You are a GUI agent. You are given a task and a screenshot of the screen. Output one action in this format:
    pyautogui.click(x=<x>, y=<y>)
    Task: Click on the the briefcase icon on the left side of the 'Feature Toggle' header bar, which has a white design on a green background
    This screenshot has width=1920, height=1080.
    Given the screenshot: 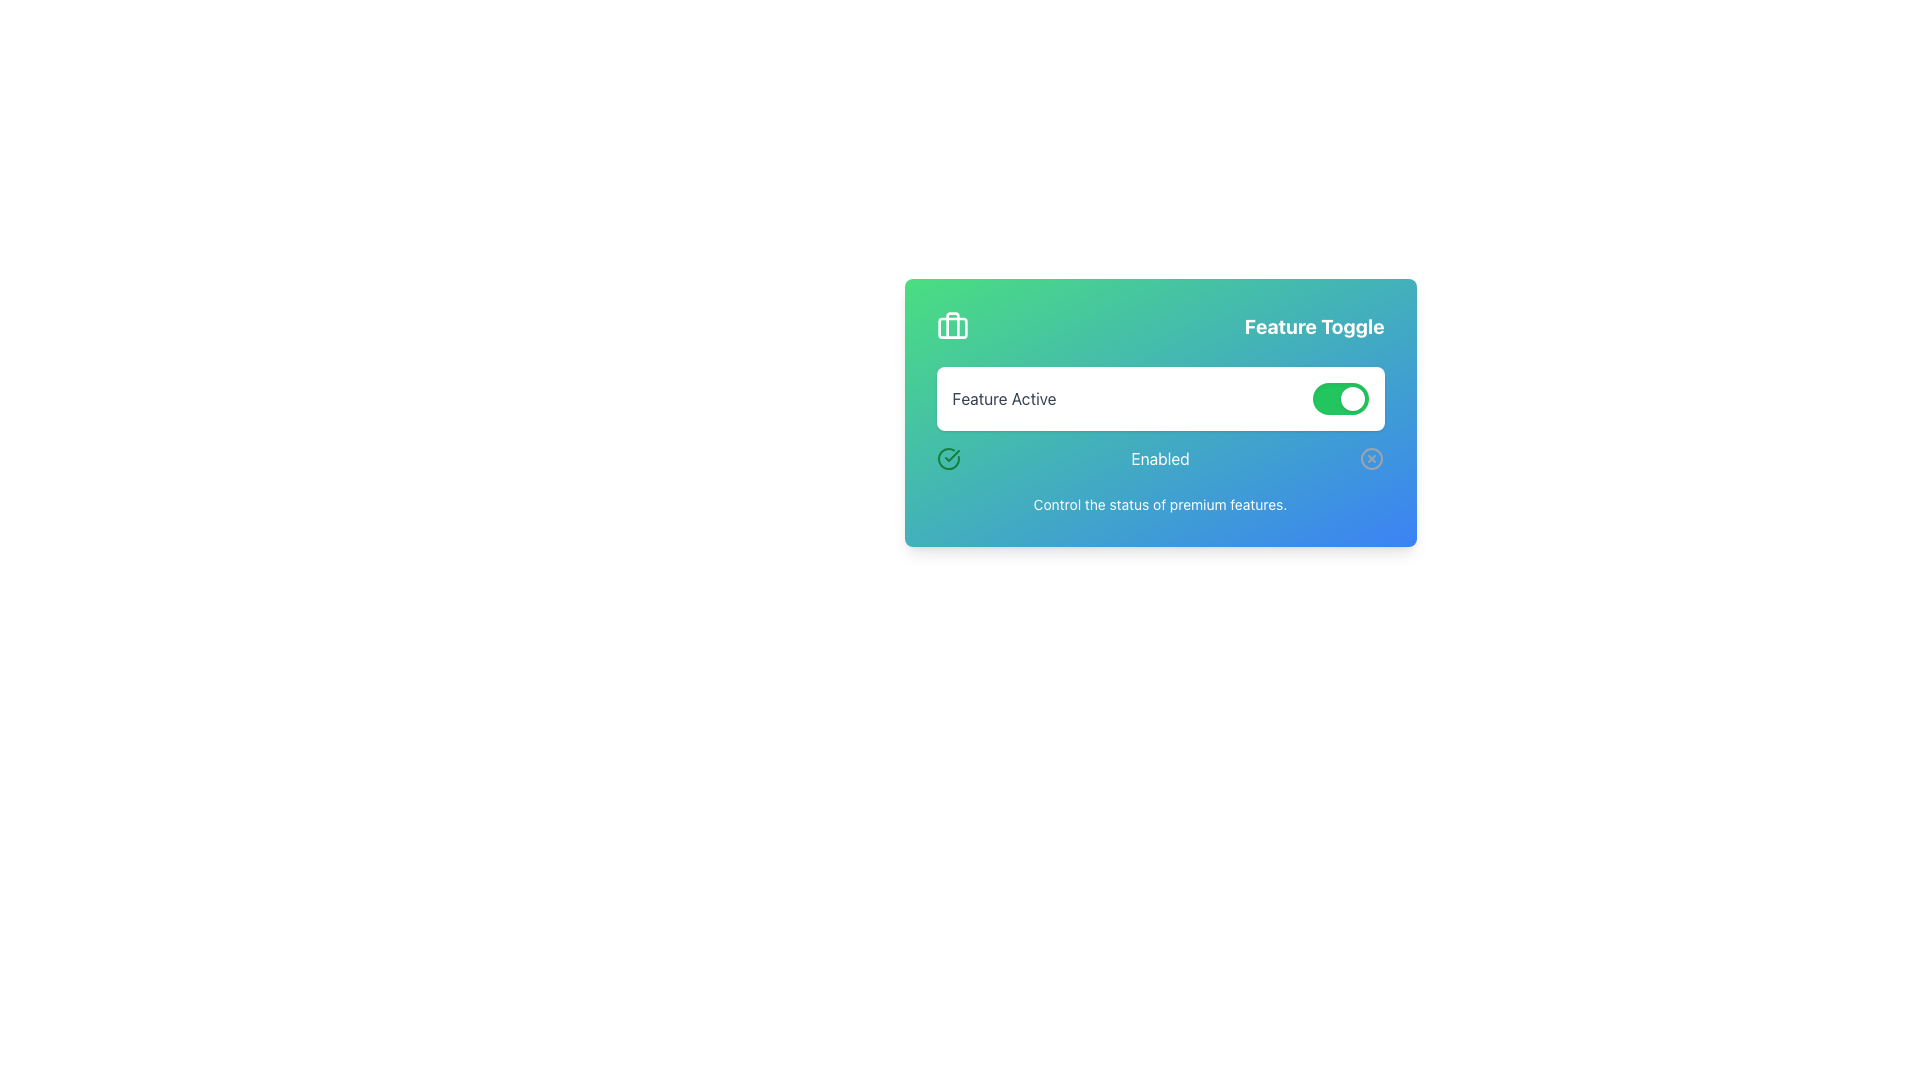 What is the action you would take?
    pyautogui.click(x=951, y=326)
    